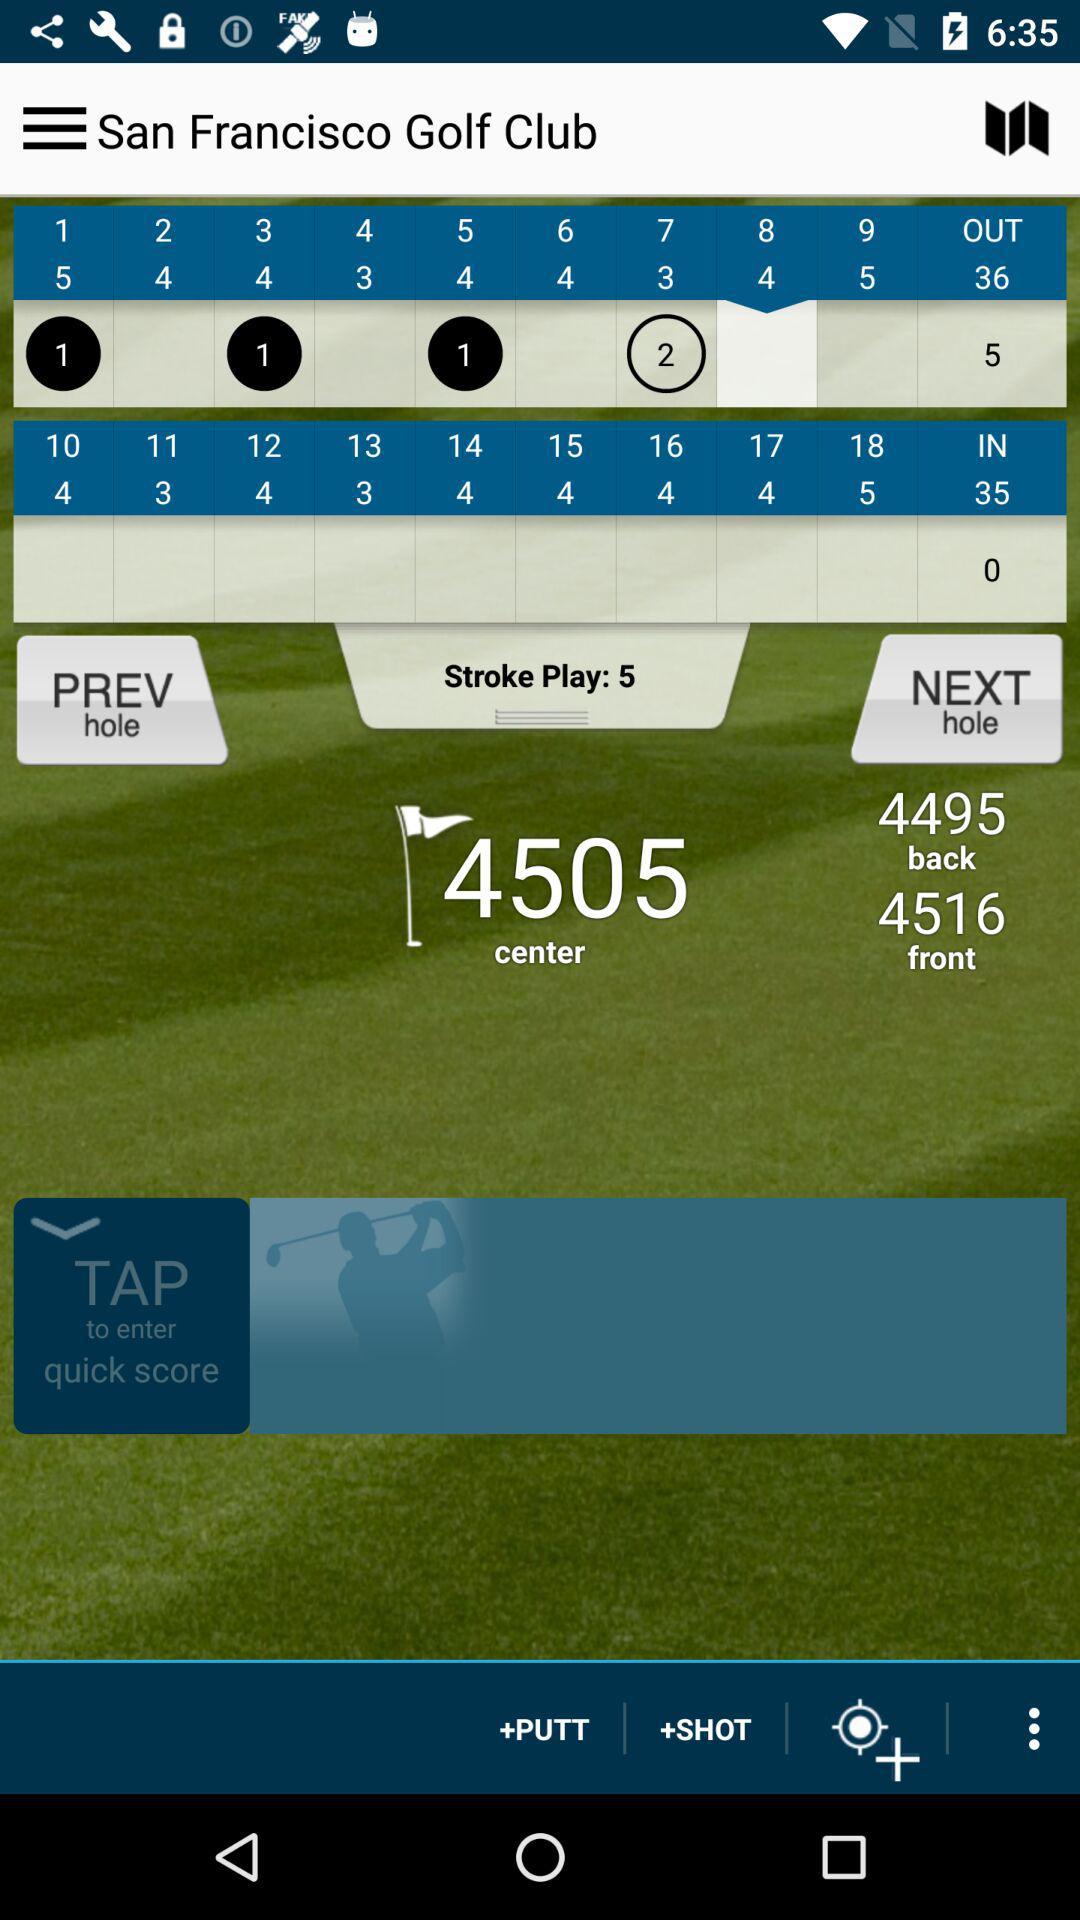 The height and width of the screenshot is (1920, 1080). I want to click on the location_crosshair icon, so click(866, 1727).